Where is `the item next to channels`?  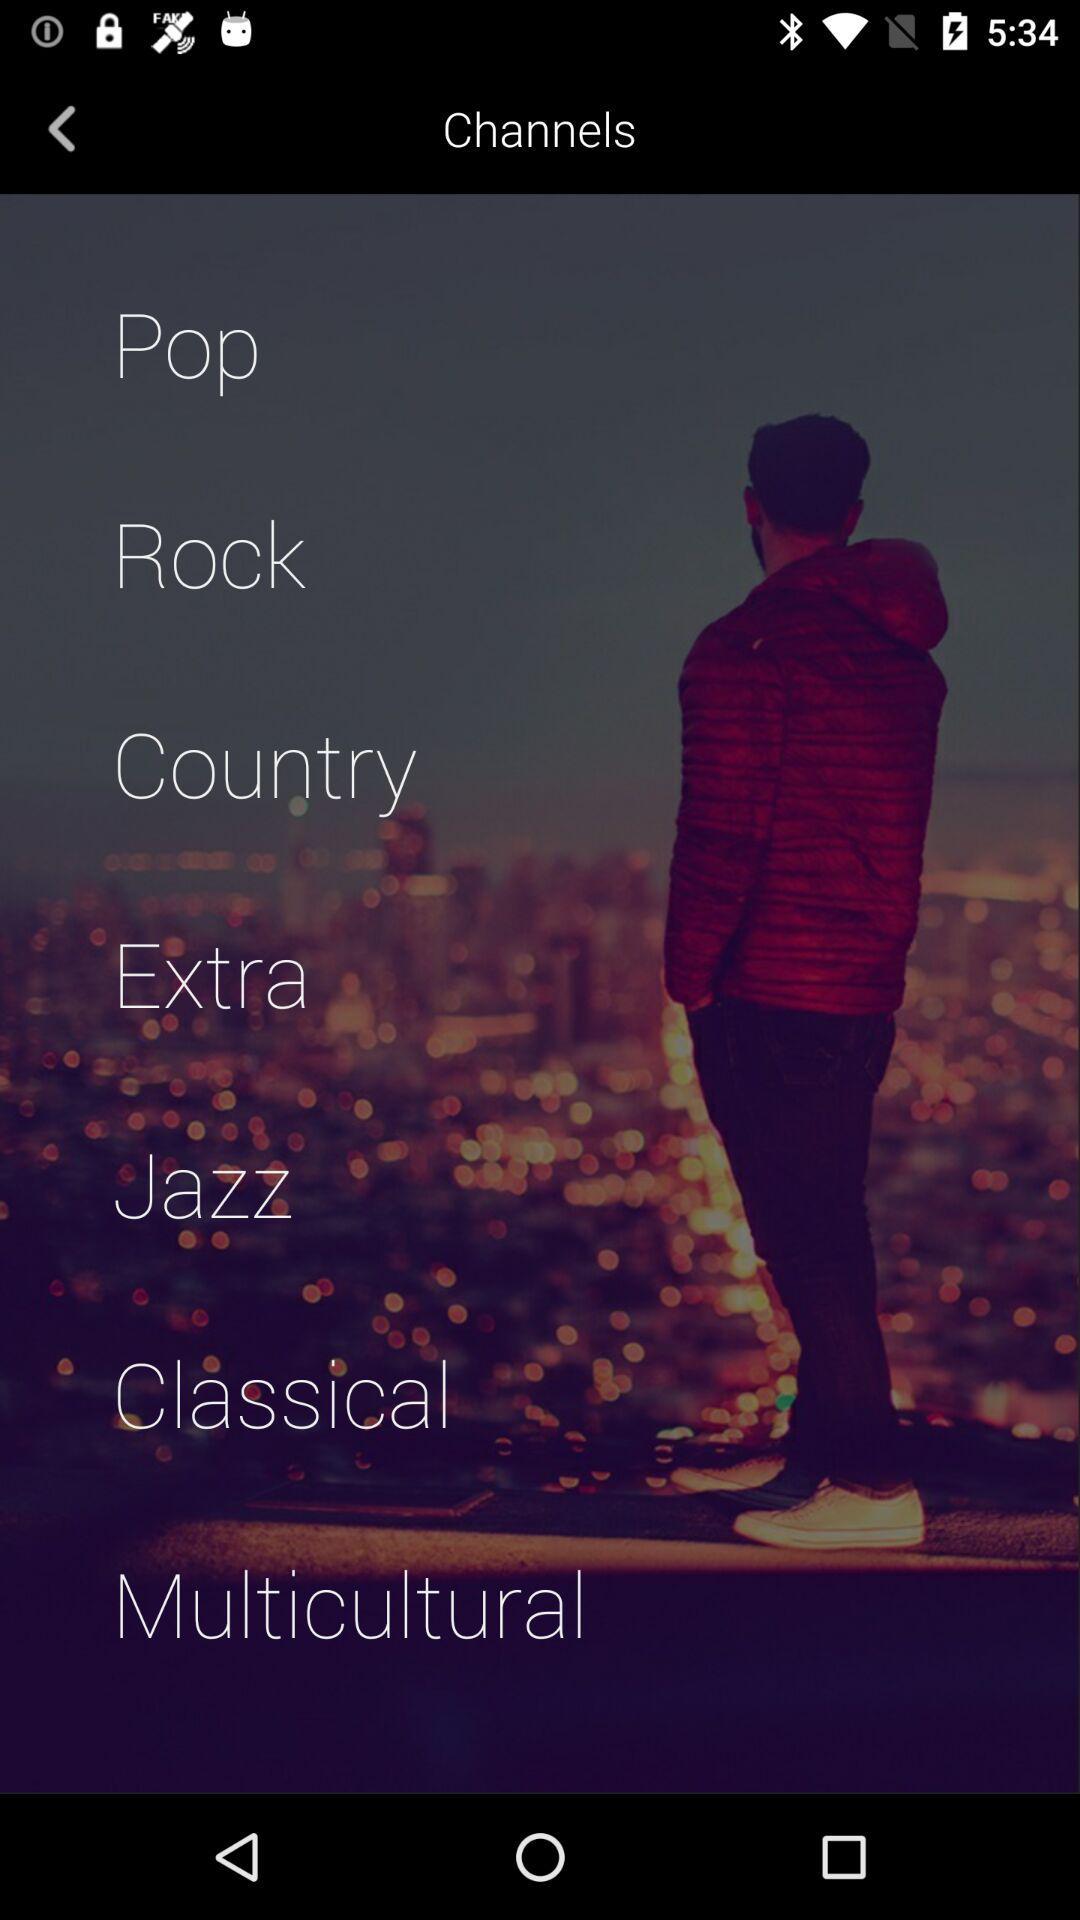 the item next to channels is located at coordinates (61, 127).